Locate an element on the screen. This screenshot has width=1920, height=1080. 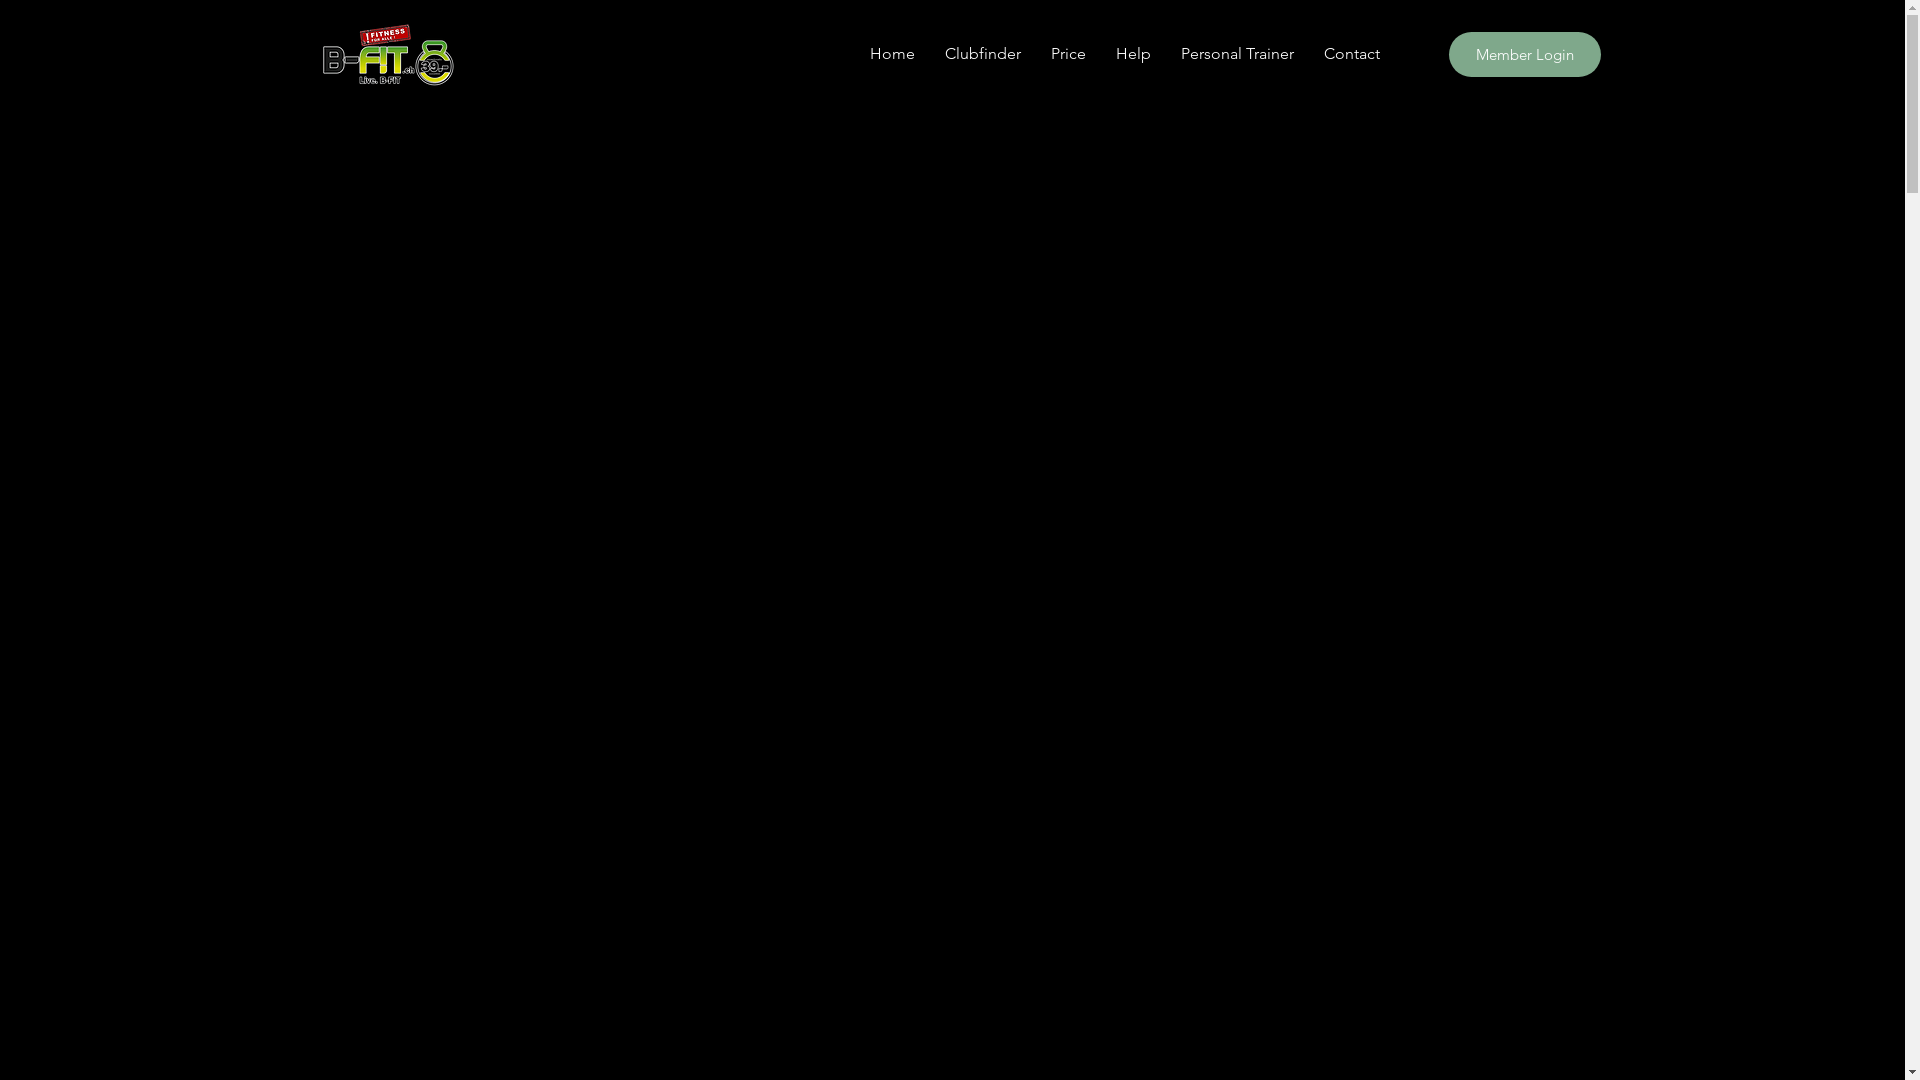
'Help' is located at coordinates (1098, 53).